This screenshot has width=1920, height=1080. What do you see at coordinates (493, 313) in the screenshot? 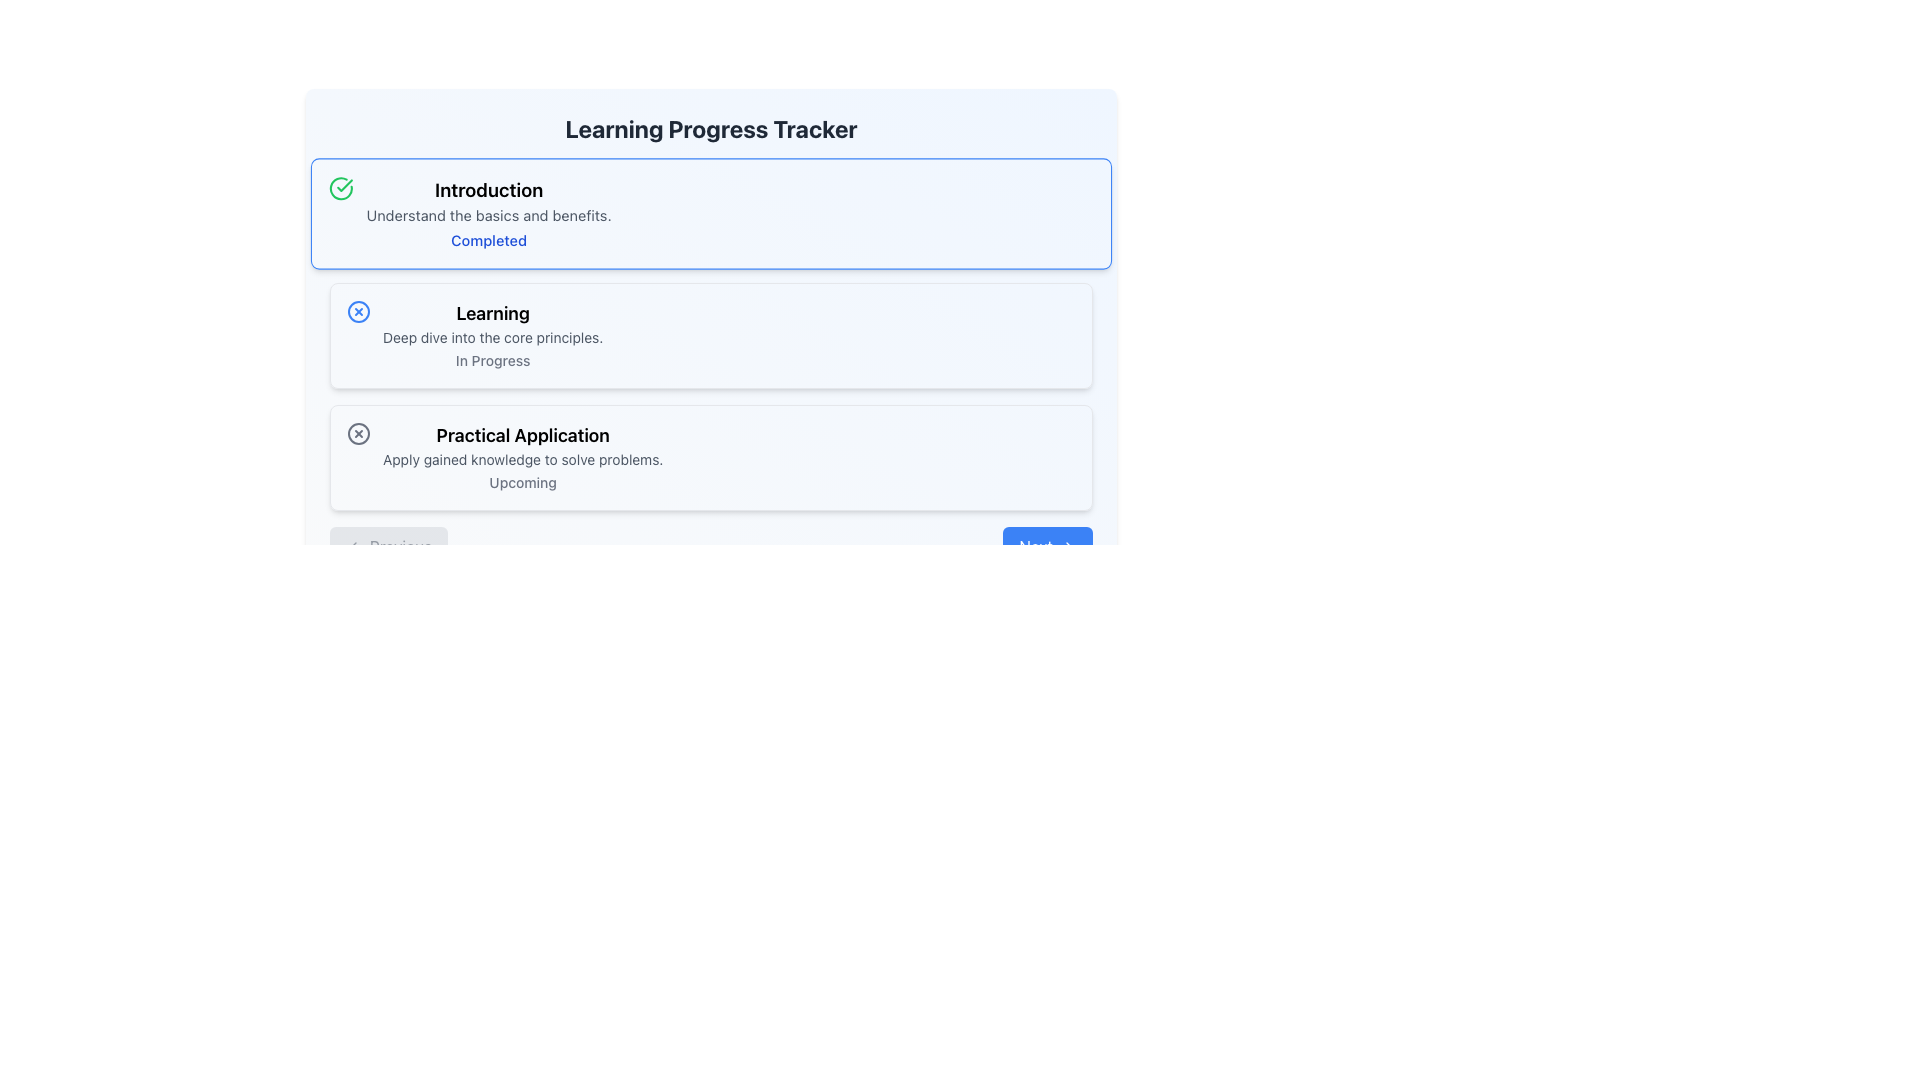
I see `the title text label for the 'Learning' section of the progress tracker, which is the first and largest text component, positioned above the descriptive text and status text` at bounding box center [493, 313].